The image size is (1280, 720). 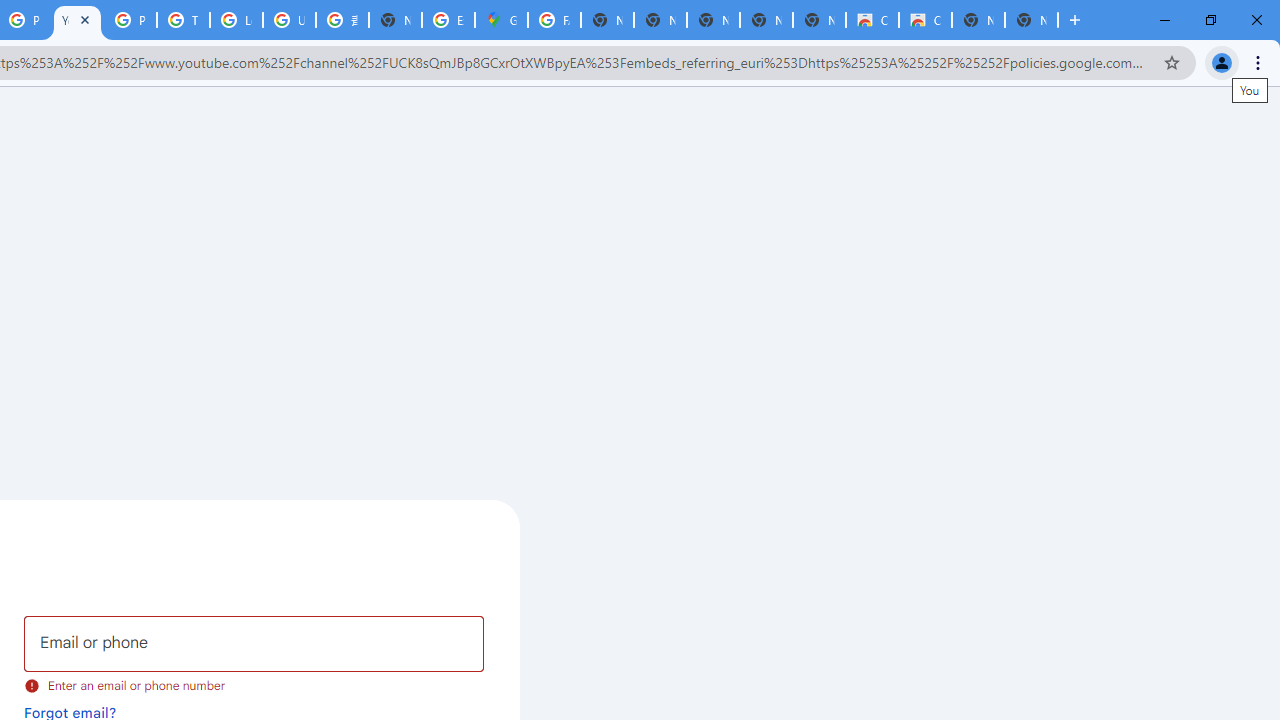 I want to click on 'YouTube', so click(x=77, y=20).